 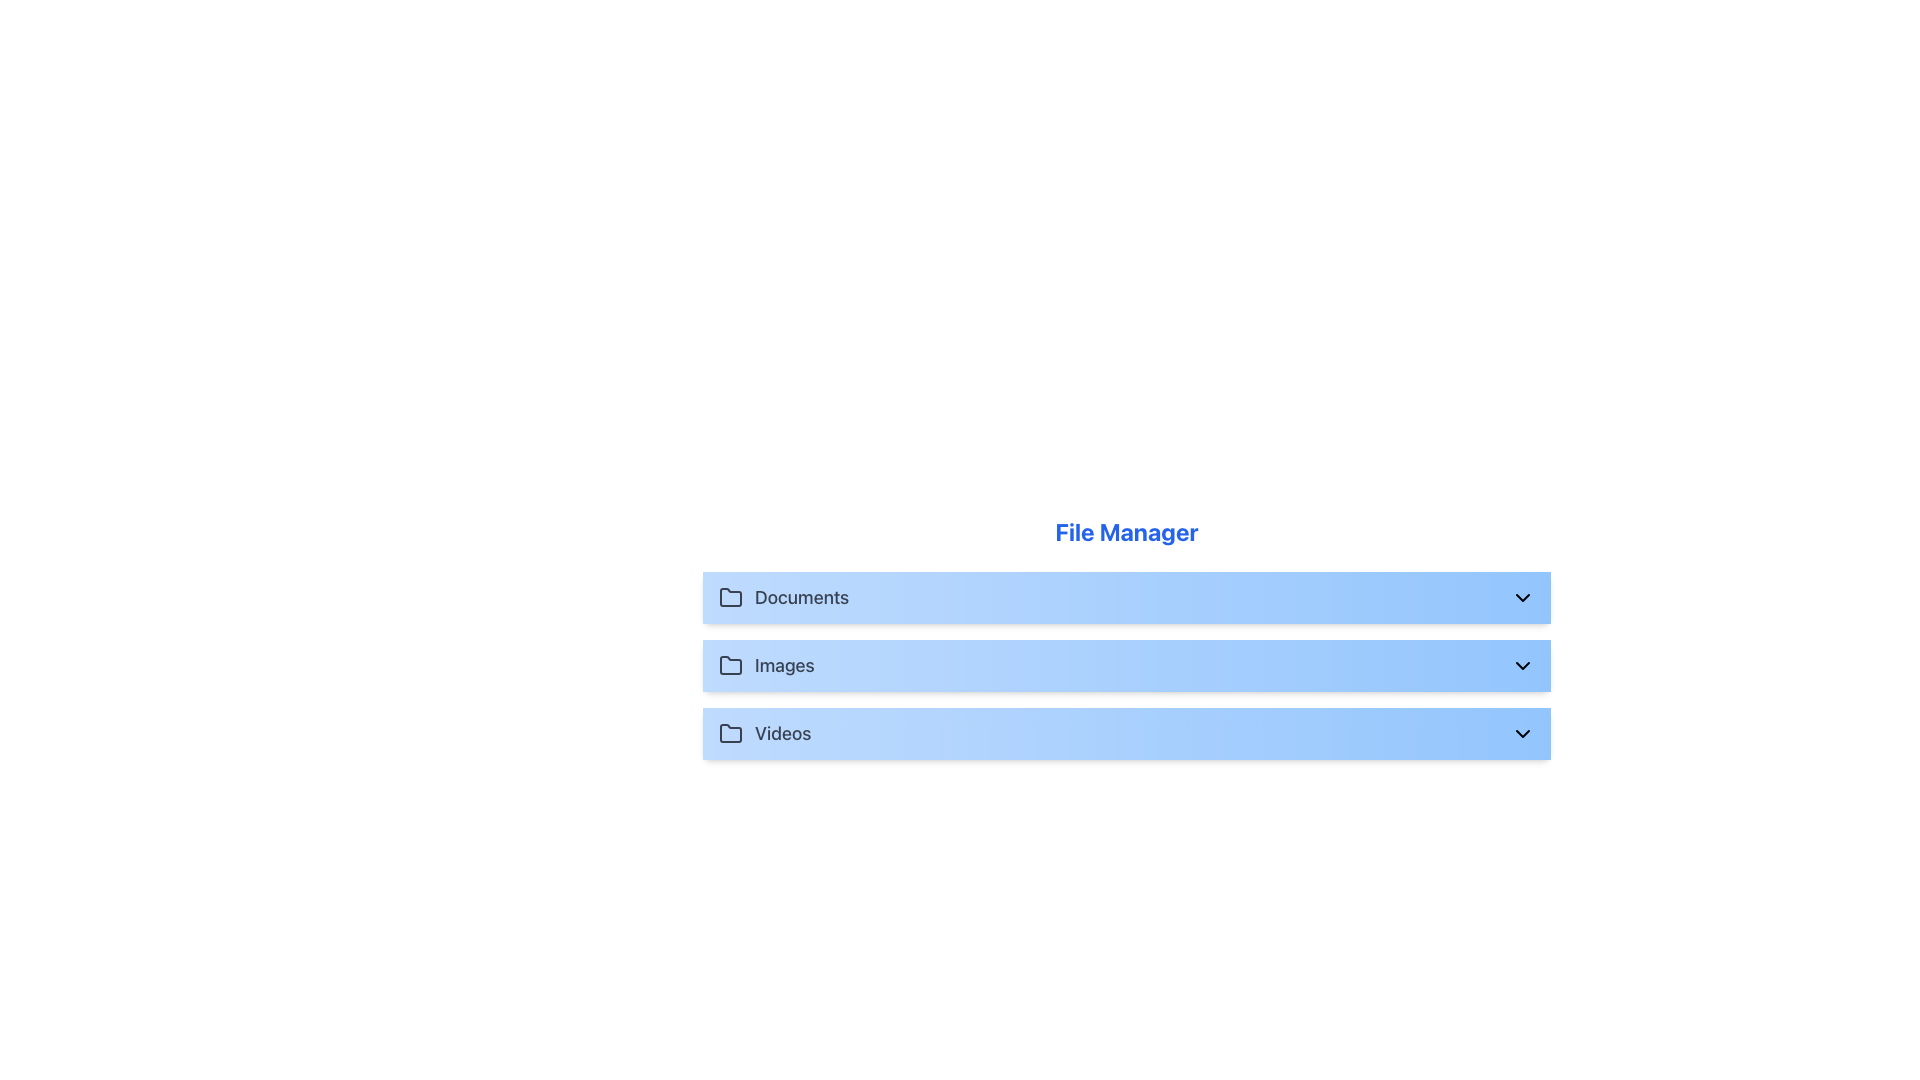 What do you see at coordinates (1521, 596) in the screenshot?
I see `the Dropdown indicator icon, which is a downward-facing chevron triangle located at the far right side of the 'Documents' section header` at bounding box center [1521, 596].